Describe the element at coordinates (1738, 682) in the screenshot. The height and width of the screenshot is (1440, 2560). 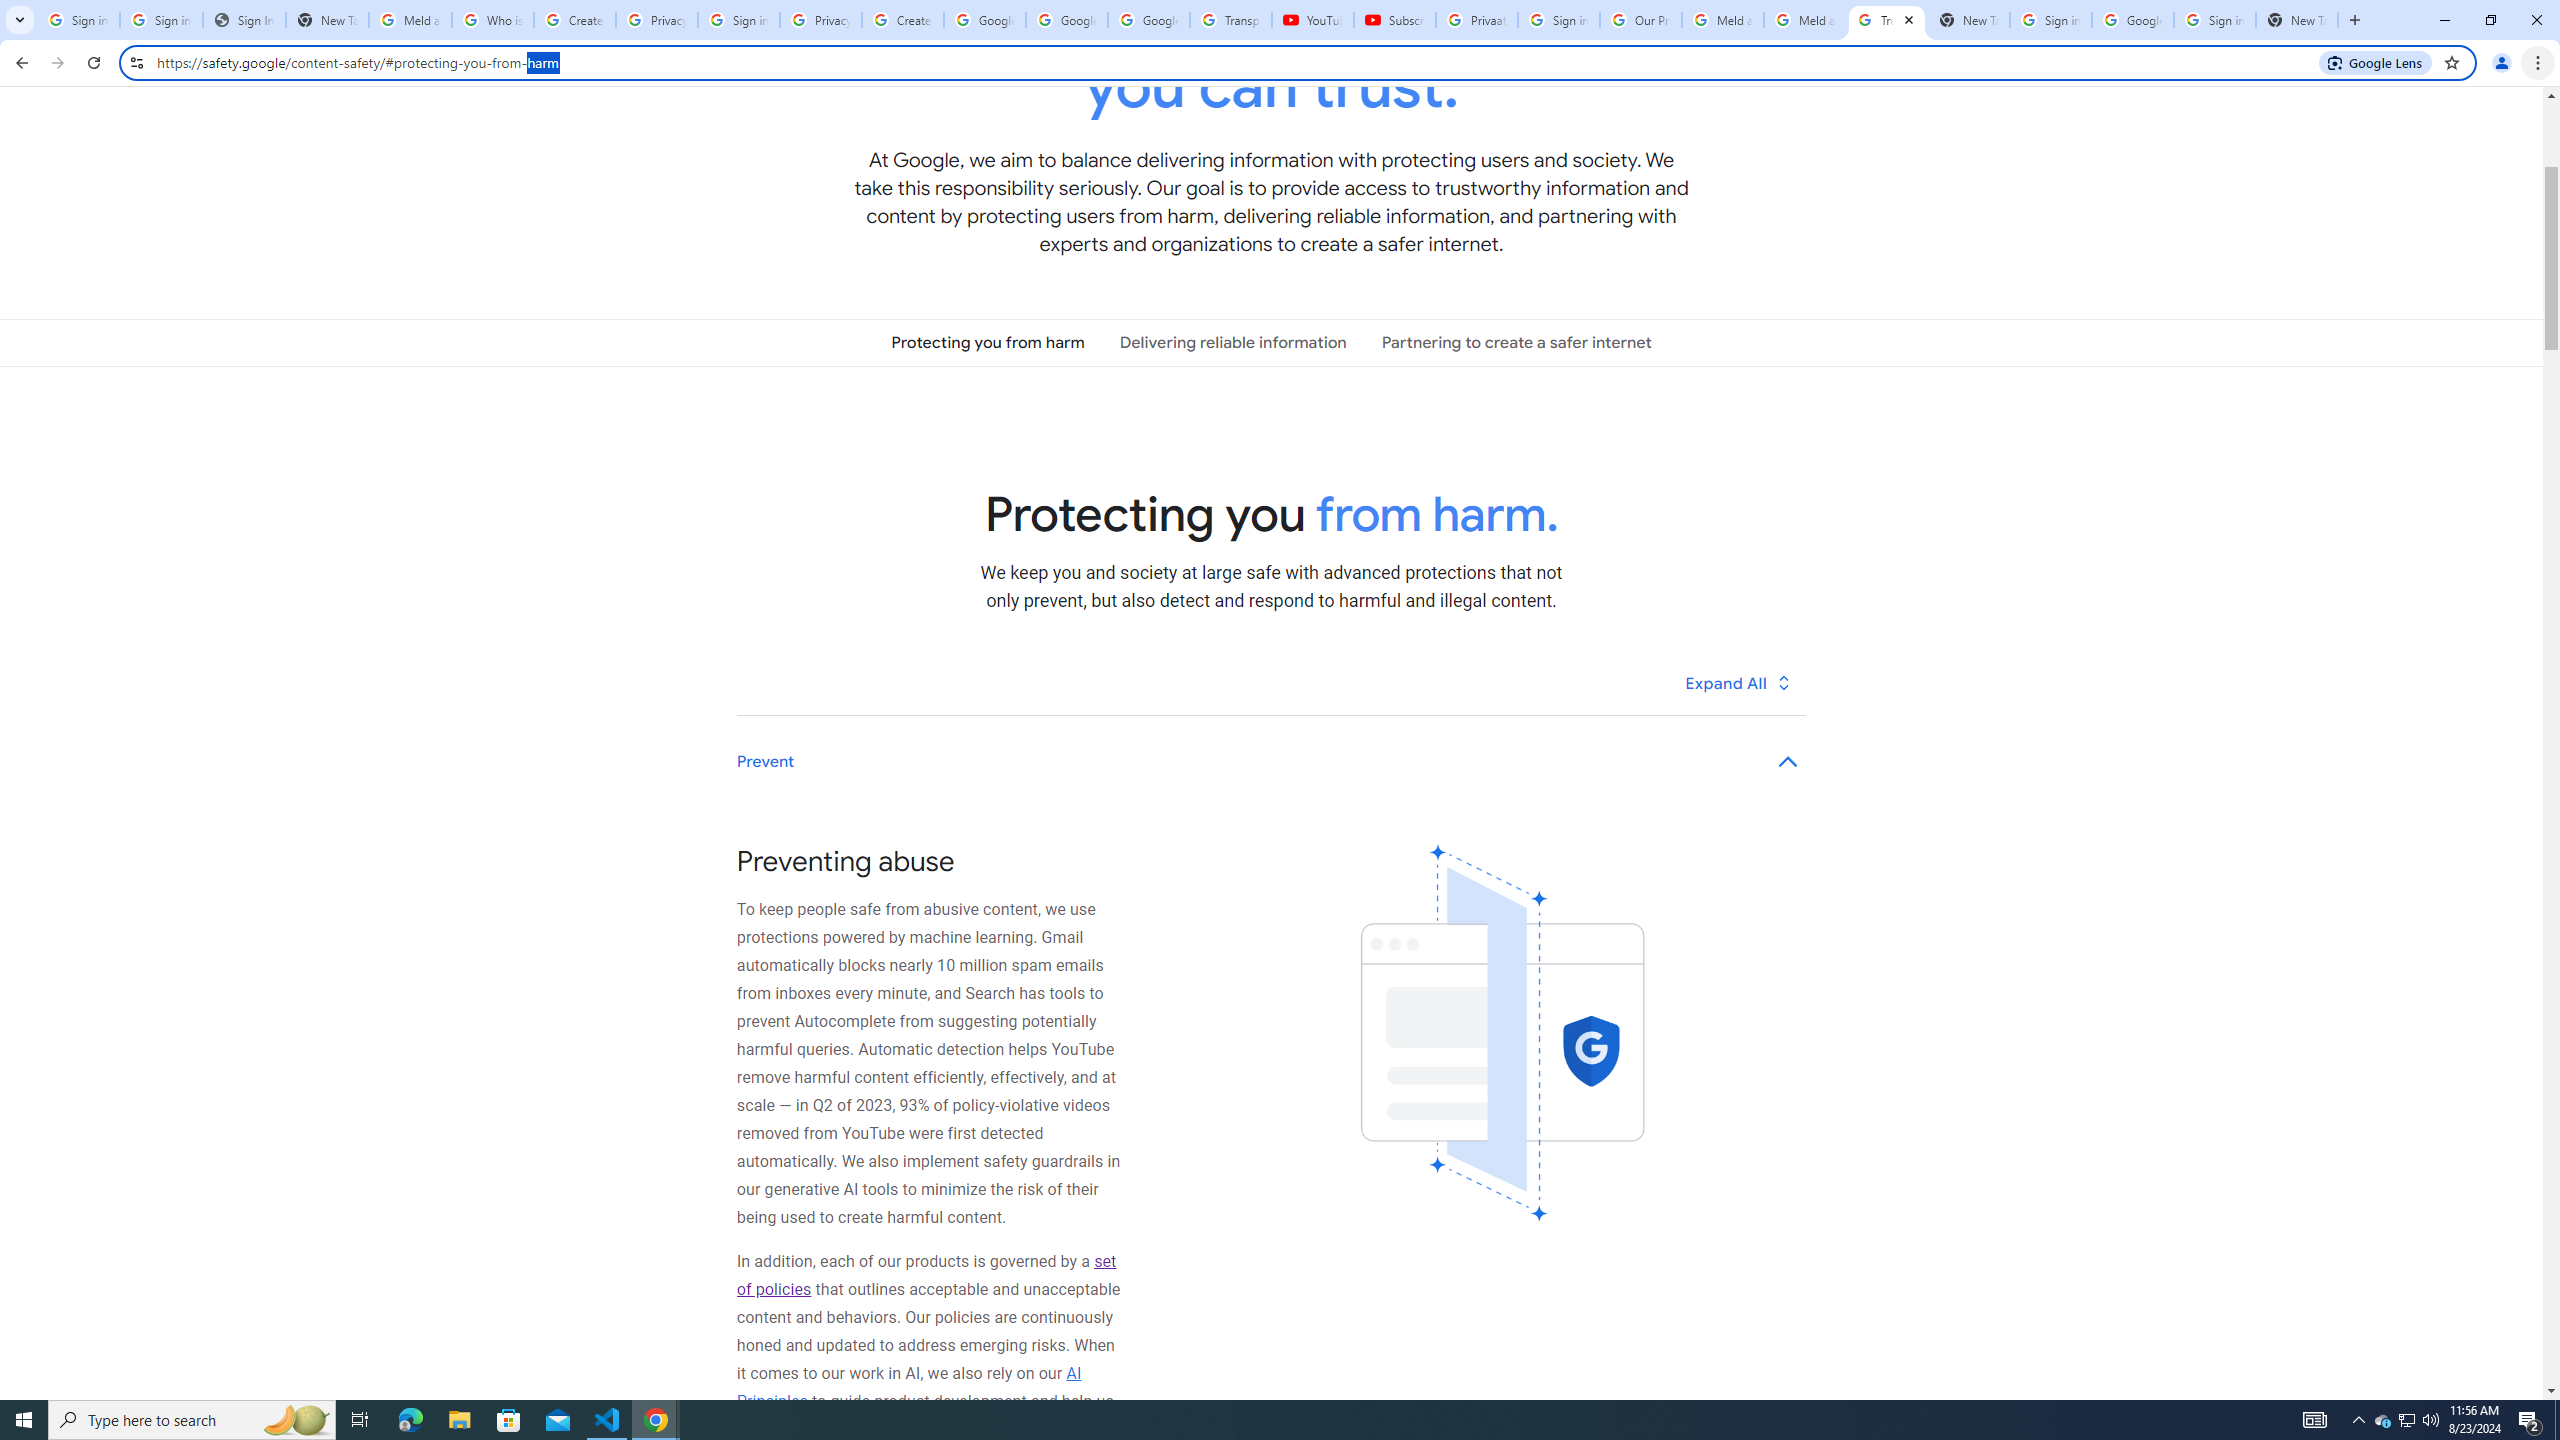
I see `'Expand All'` at that location.